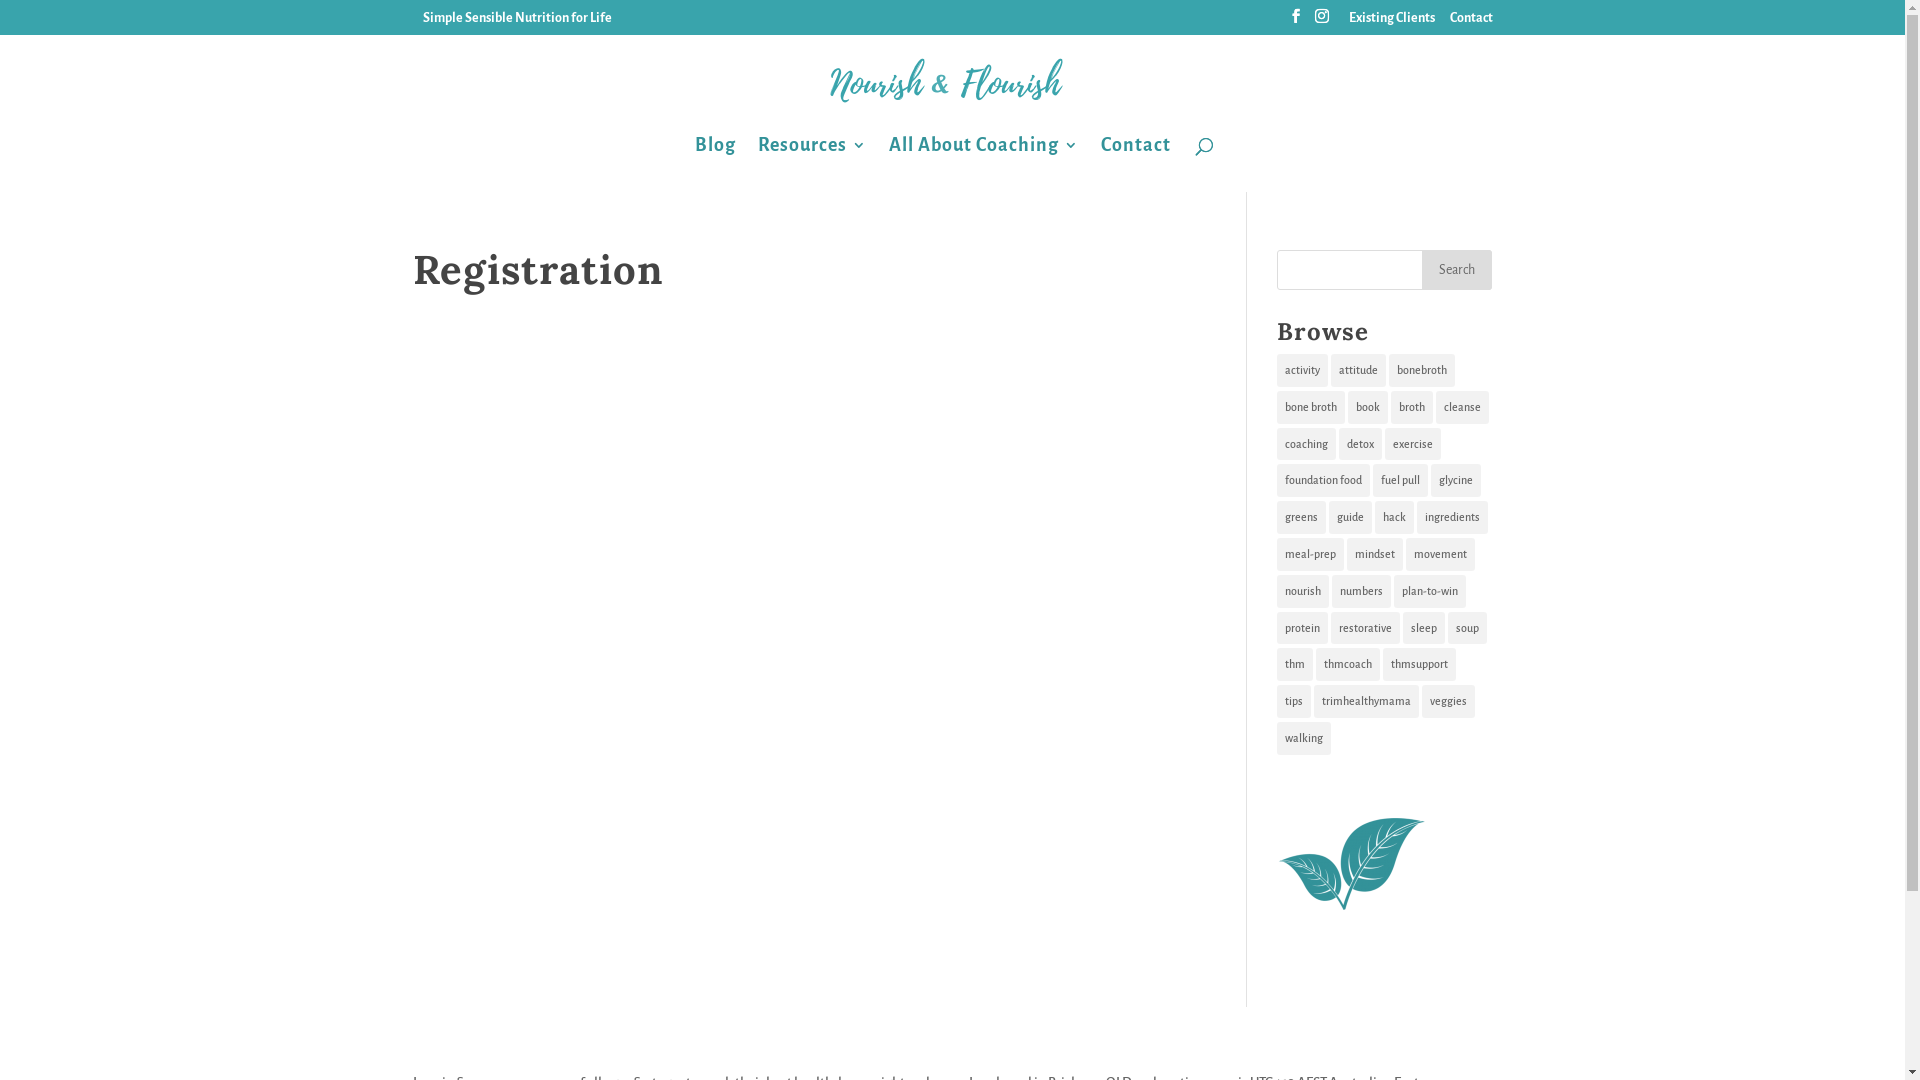 This screenshot has height=1080, width=1920. Describe the element at coordinates (1420, 370) in the screenshot. I see `'bonebroth'` at that location.